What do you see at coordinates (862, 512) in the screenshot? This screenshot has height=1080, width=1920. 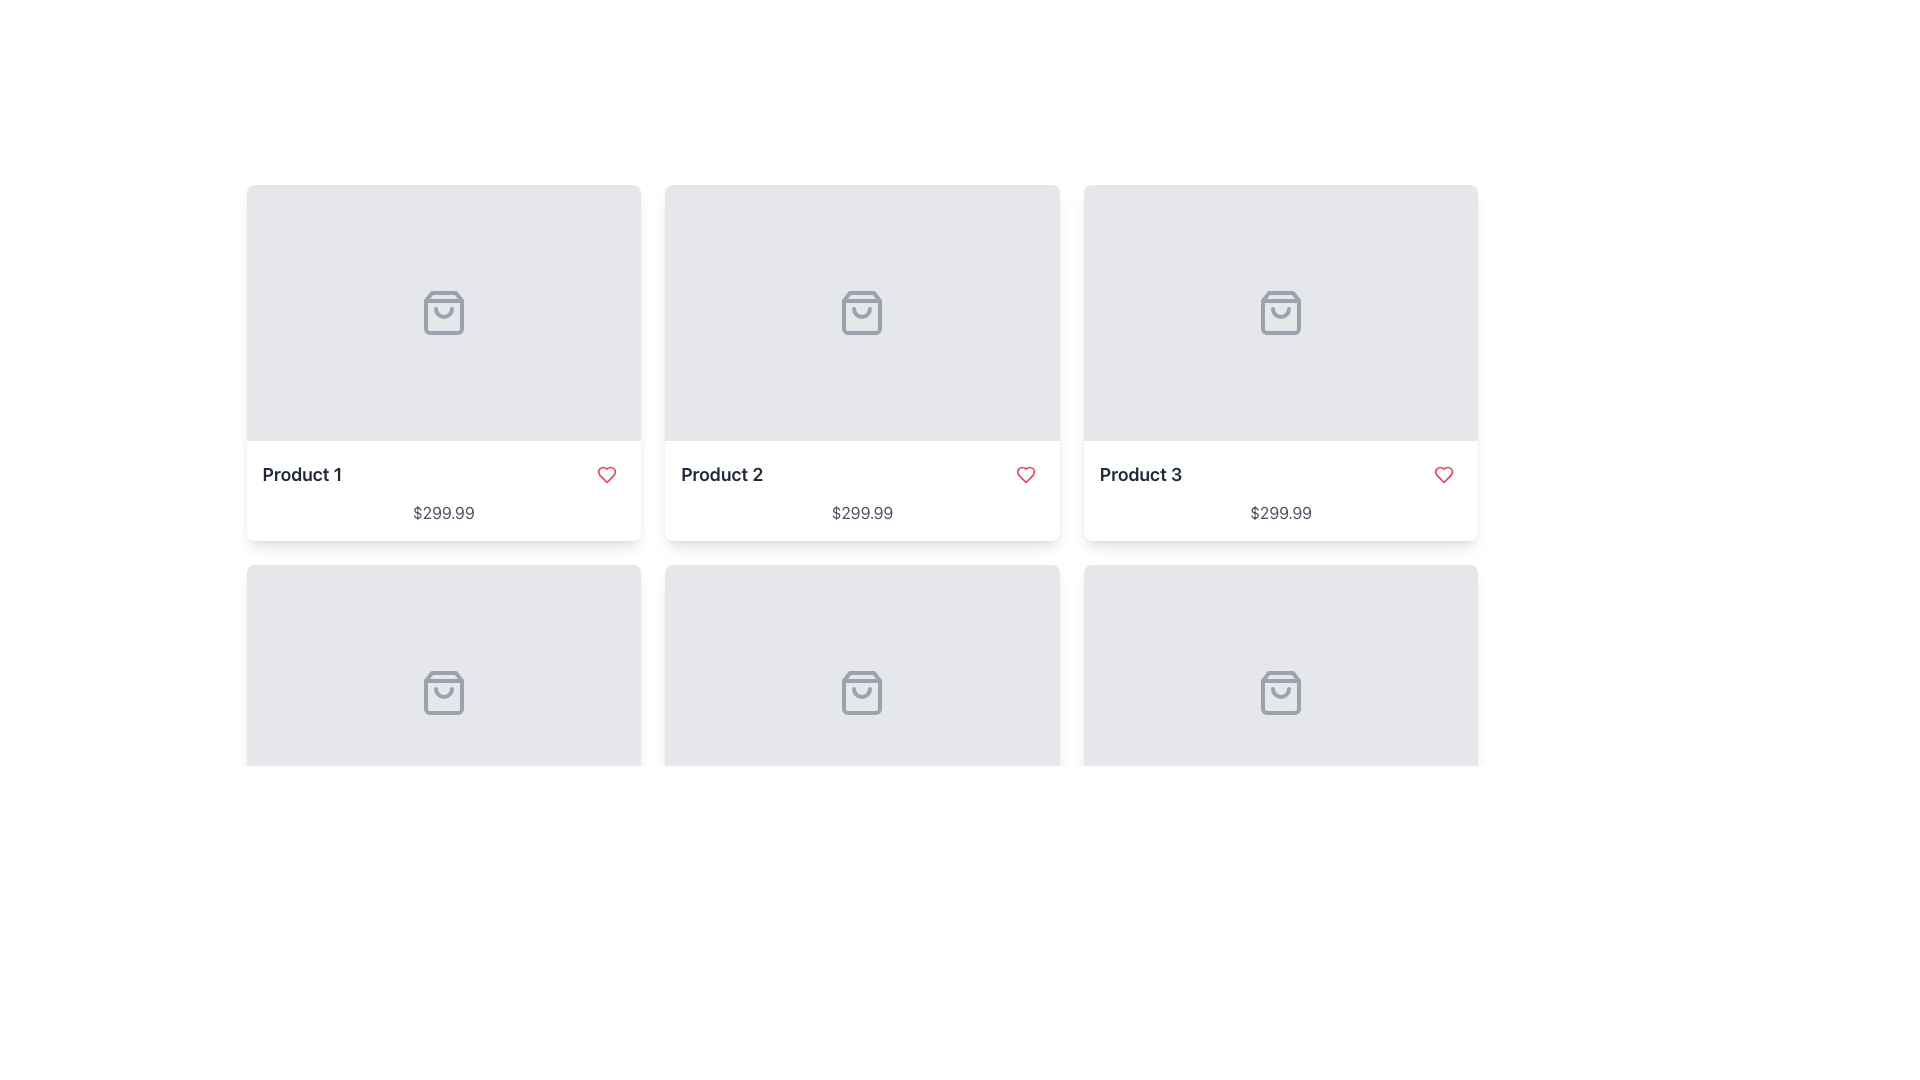 I see `price information displayed in the text label located below the product name of 'Product 2', which is centered in the tile for the product` at bounding box center [862, 512].